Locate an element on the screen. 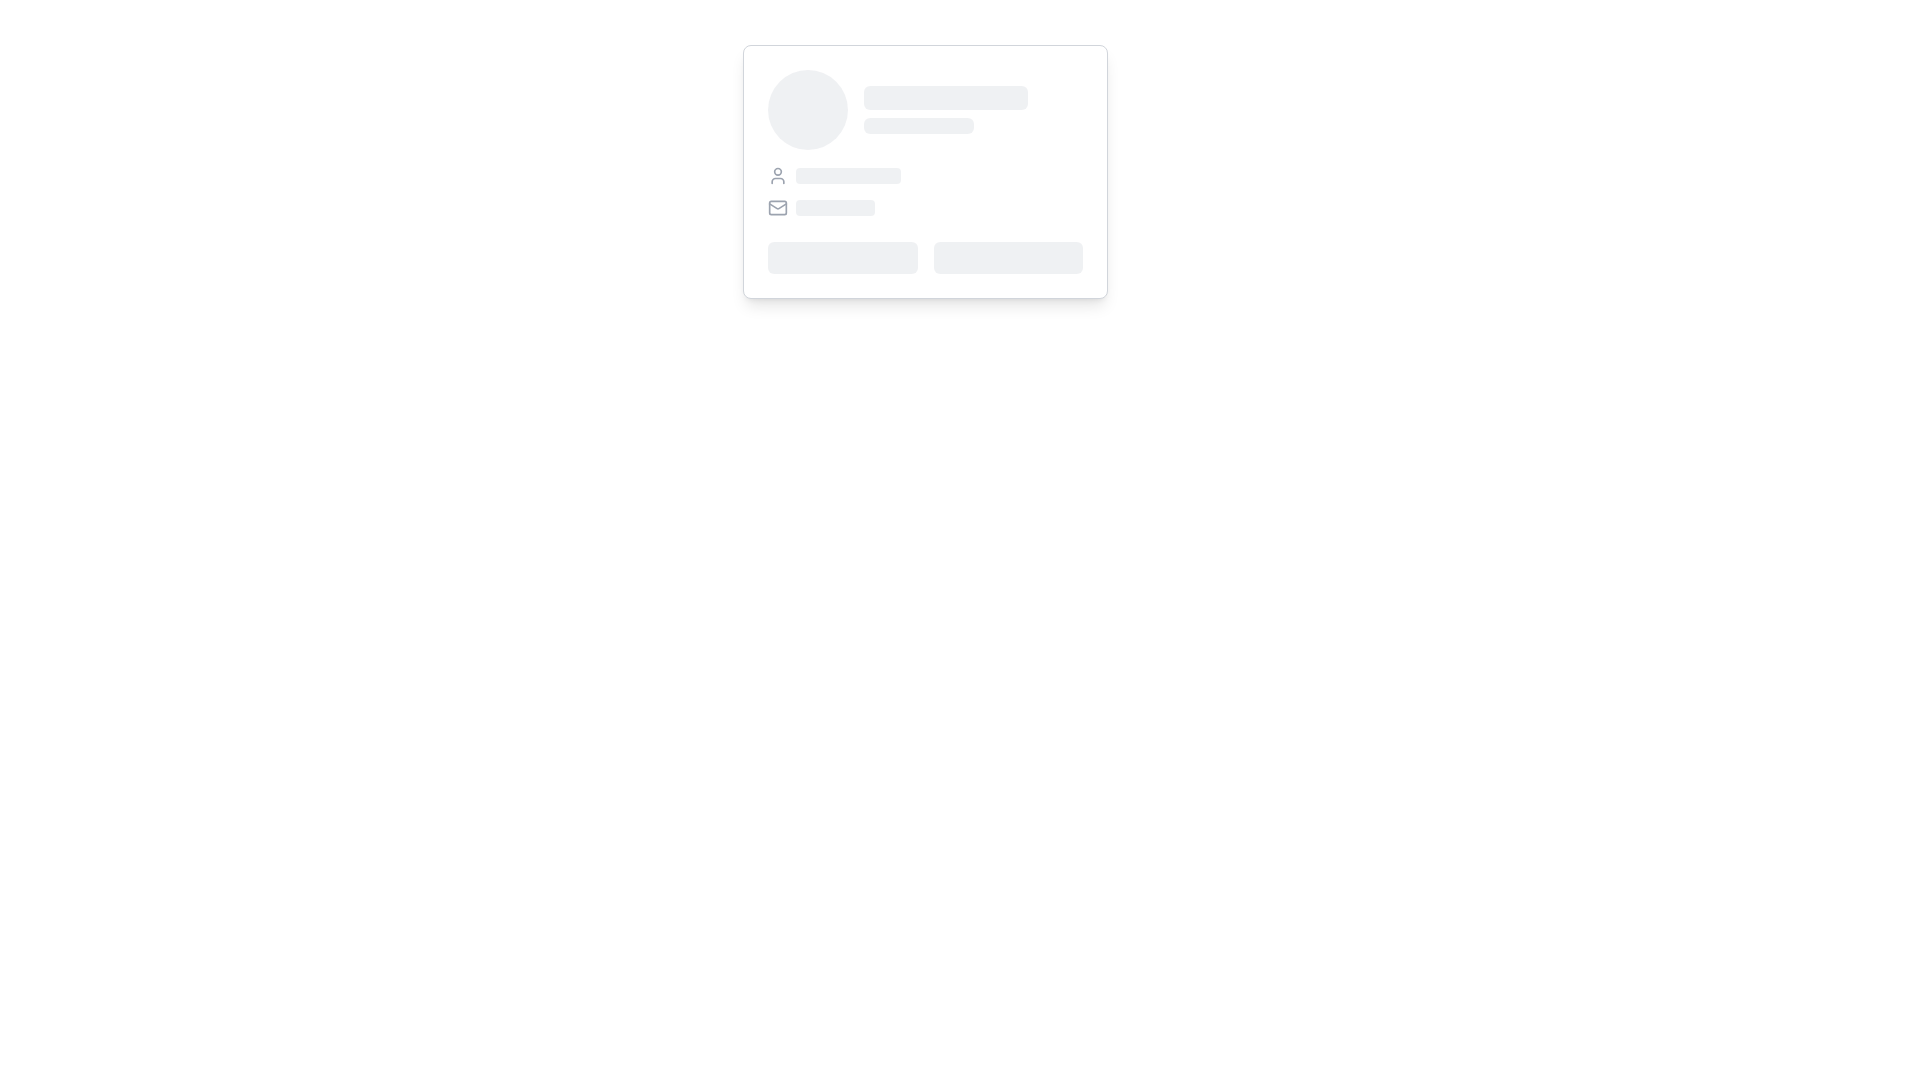 The height and width of the screenshot is (1080, 1920). the user profile icon, which is depicted with a gray outline of a head and shoulders and is the first element in a horizontal layout group is located at coordinates (776, 175).